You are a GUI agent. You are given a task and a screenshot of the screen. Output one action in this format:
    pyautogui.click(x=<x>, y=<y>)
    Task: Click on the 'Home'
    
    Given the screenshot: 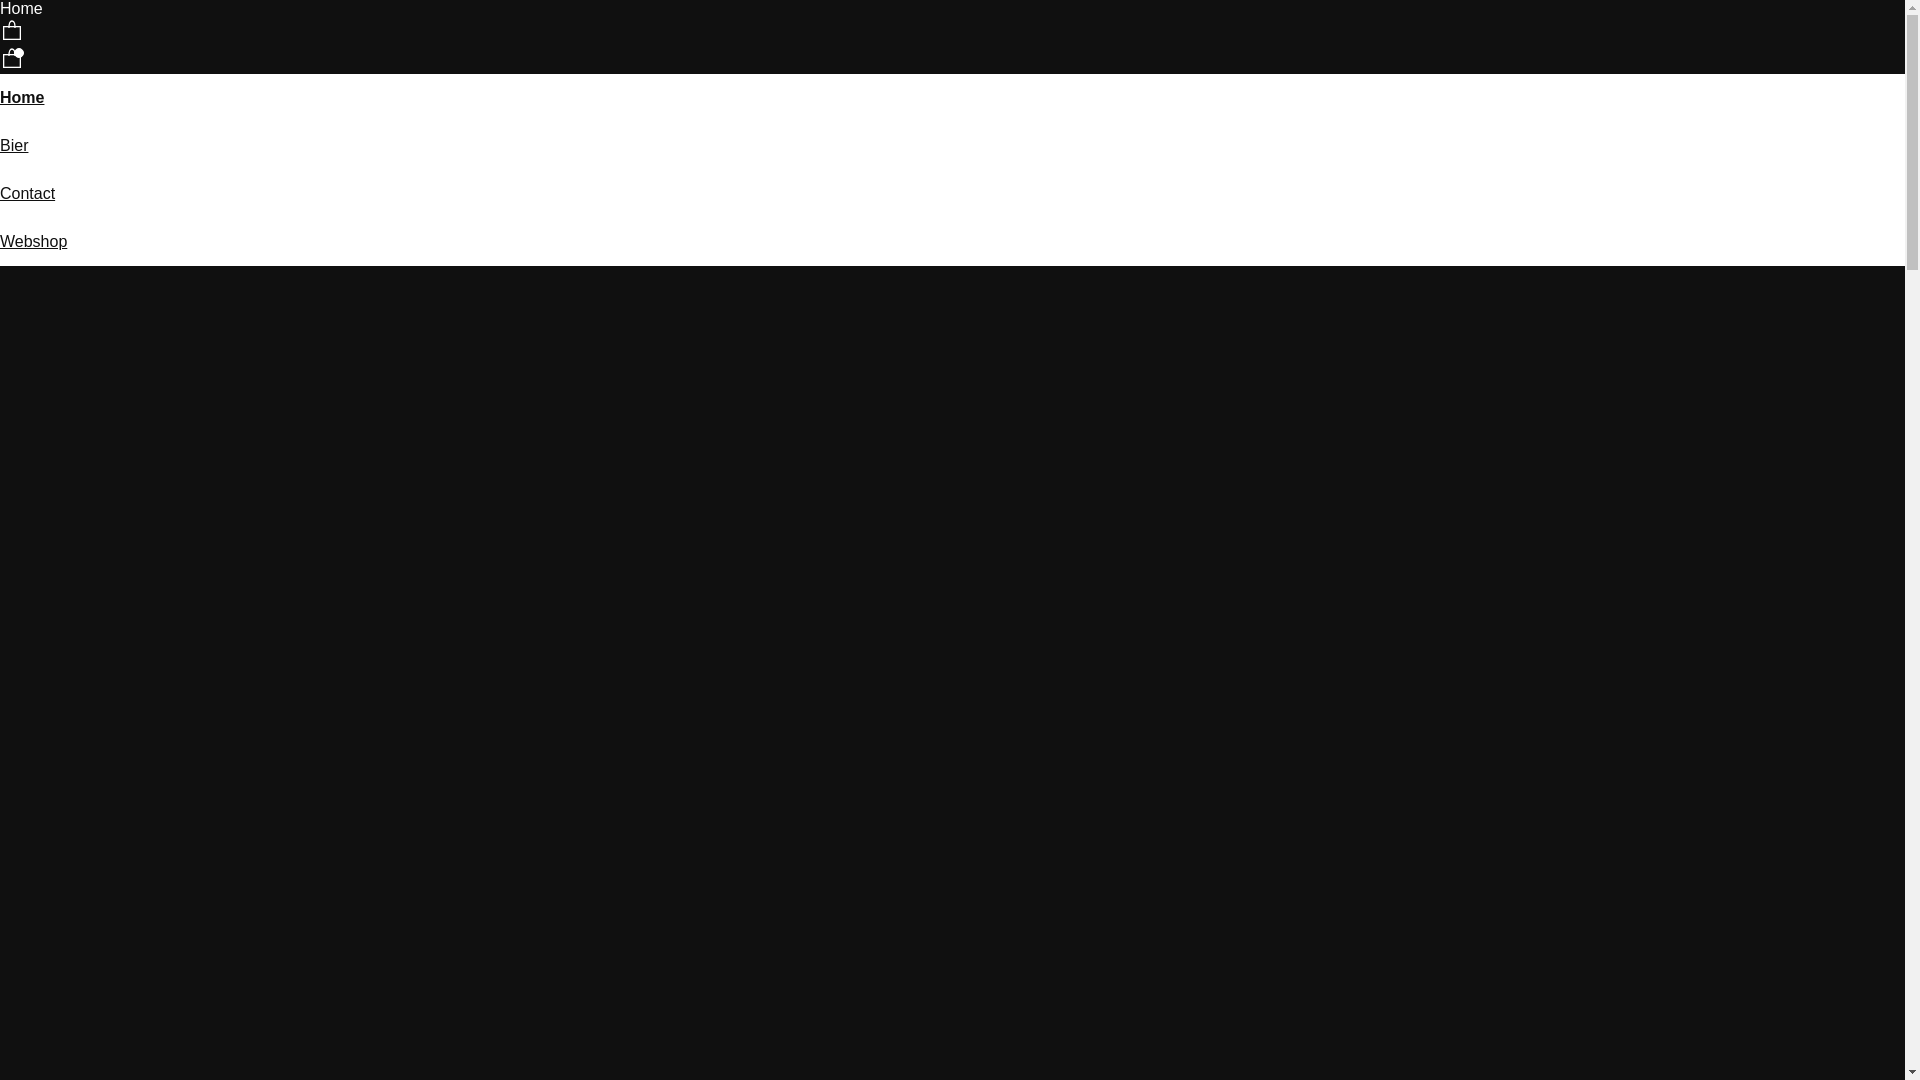 What is the action you would take?
    pyautogui.click(x=22, y=97)
    